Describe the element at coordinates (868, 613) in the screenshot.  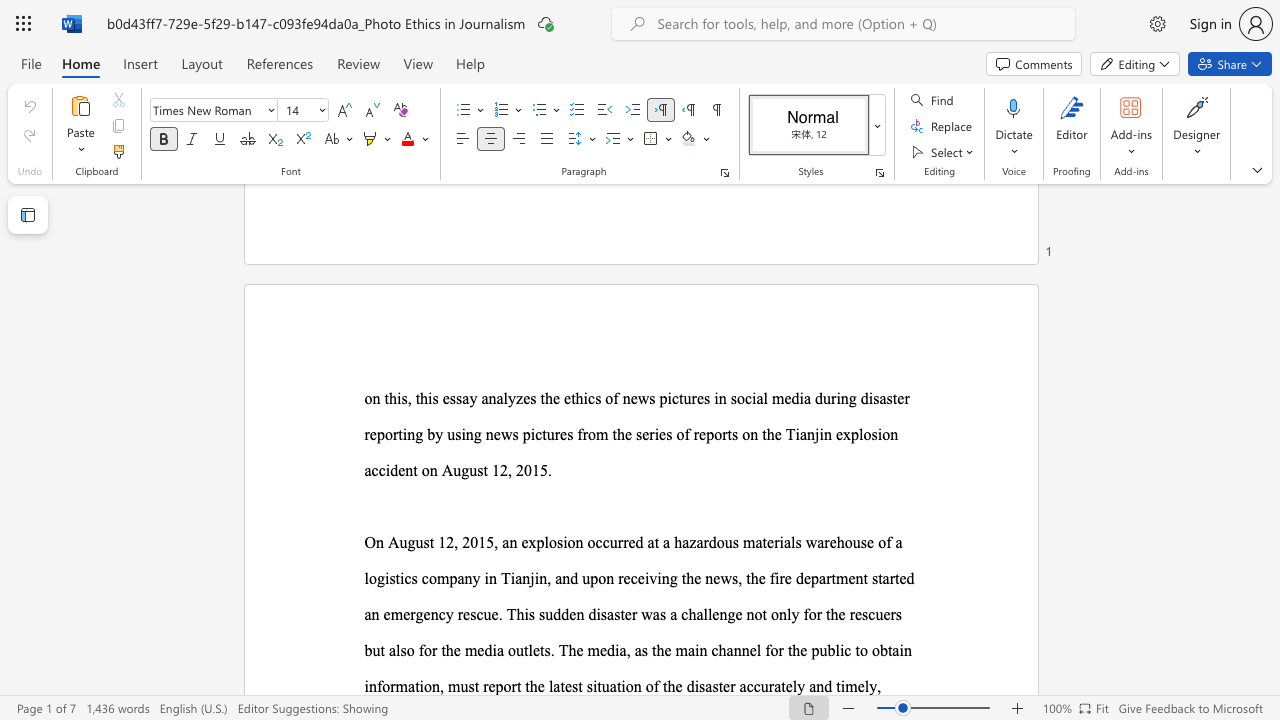
I see `the subset text "cuers but also for the media outlets. The media, as the main chann" within the text "company in Tianjin, and upon receiving the news, the fire department started an emergency rescue. This sudden disaster was a challenge not only for the rescuers but also for the media outlets. The media, as the main channel for the public to obtain information, must report the latest situation of the disaster accurately and"` at that location.